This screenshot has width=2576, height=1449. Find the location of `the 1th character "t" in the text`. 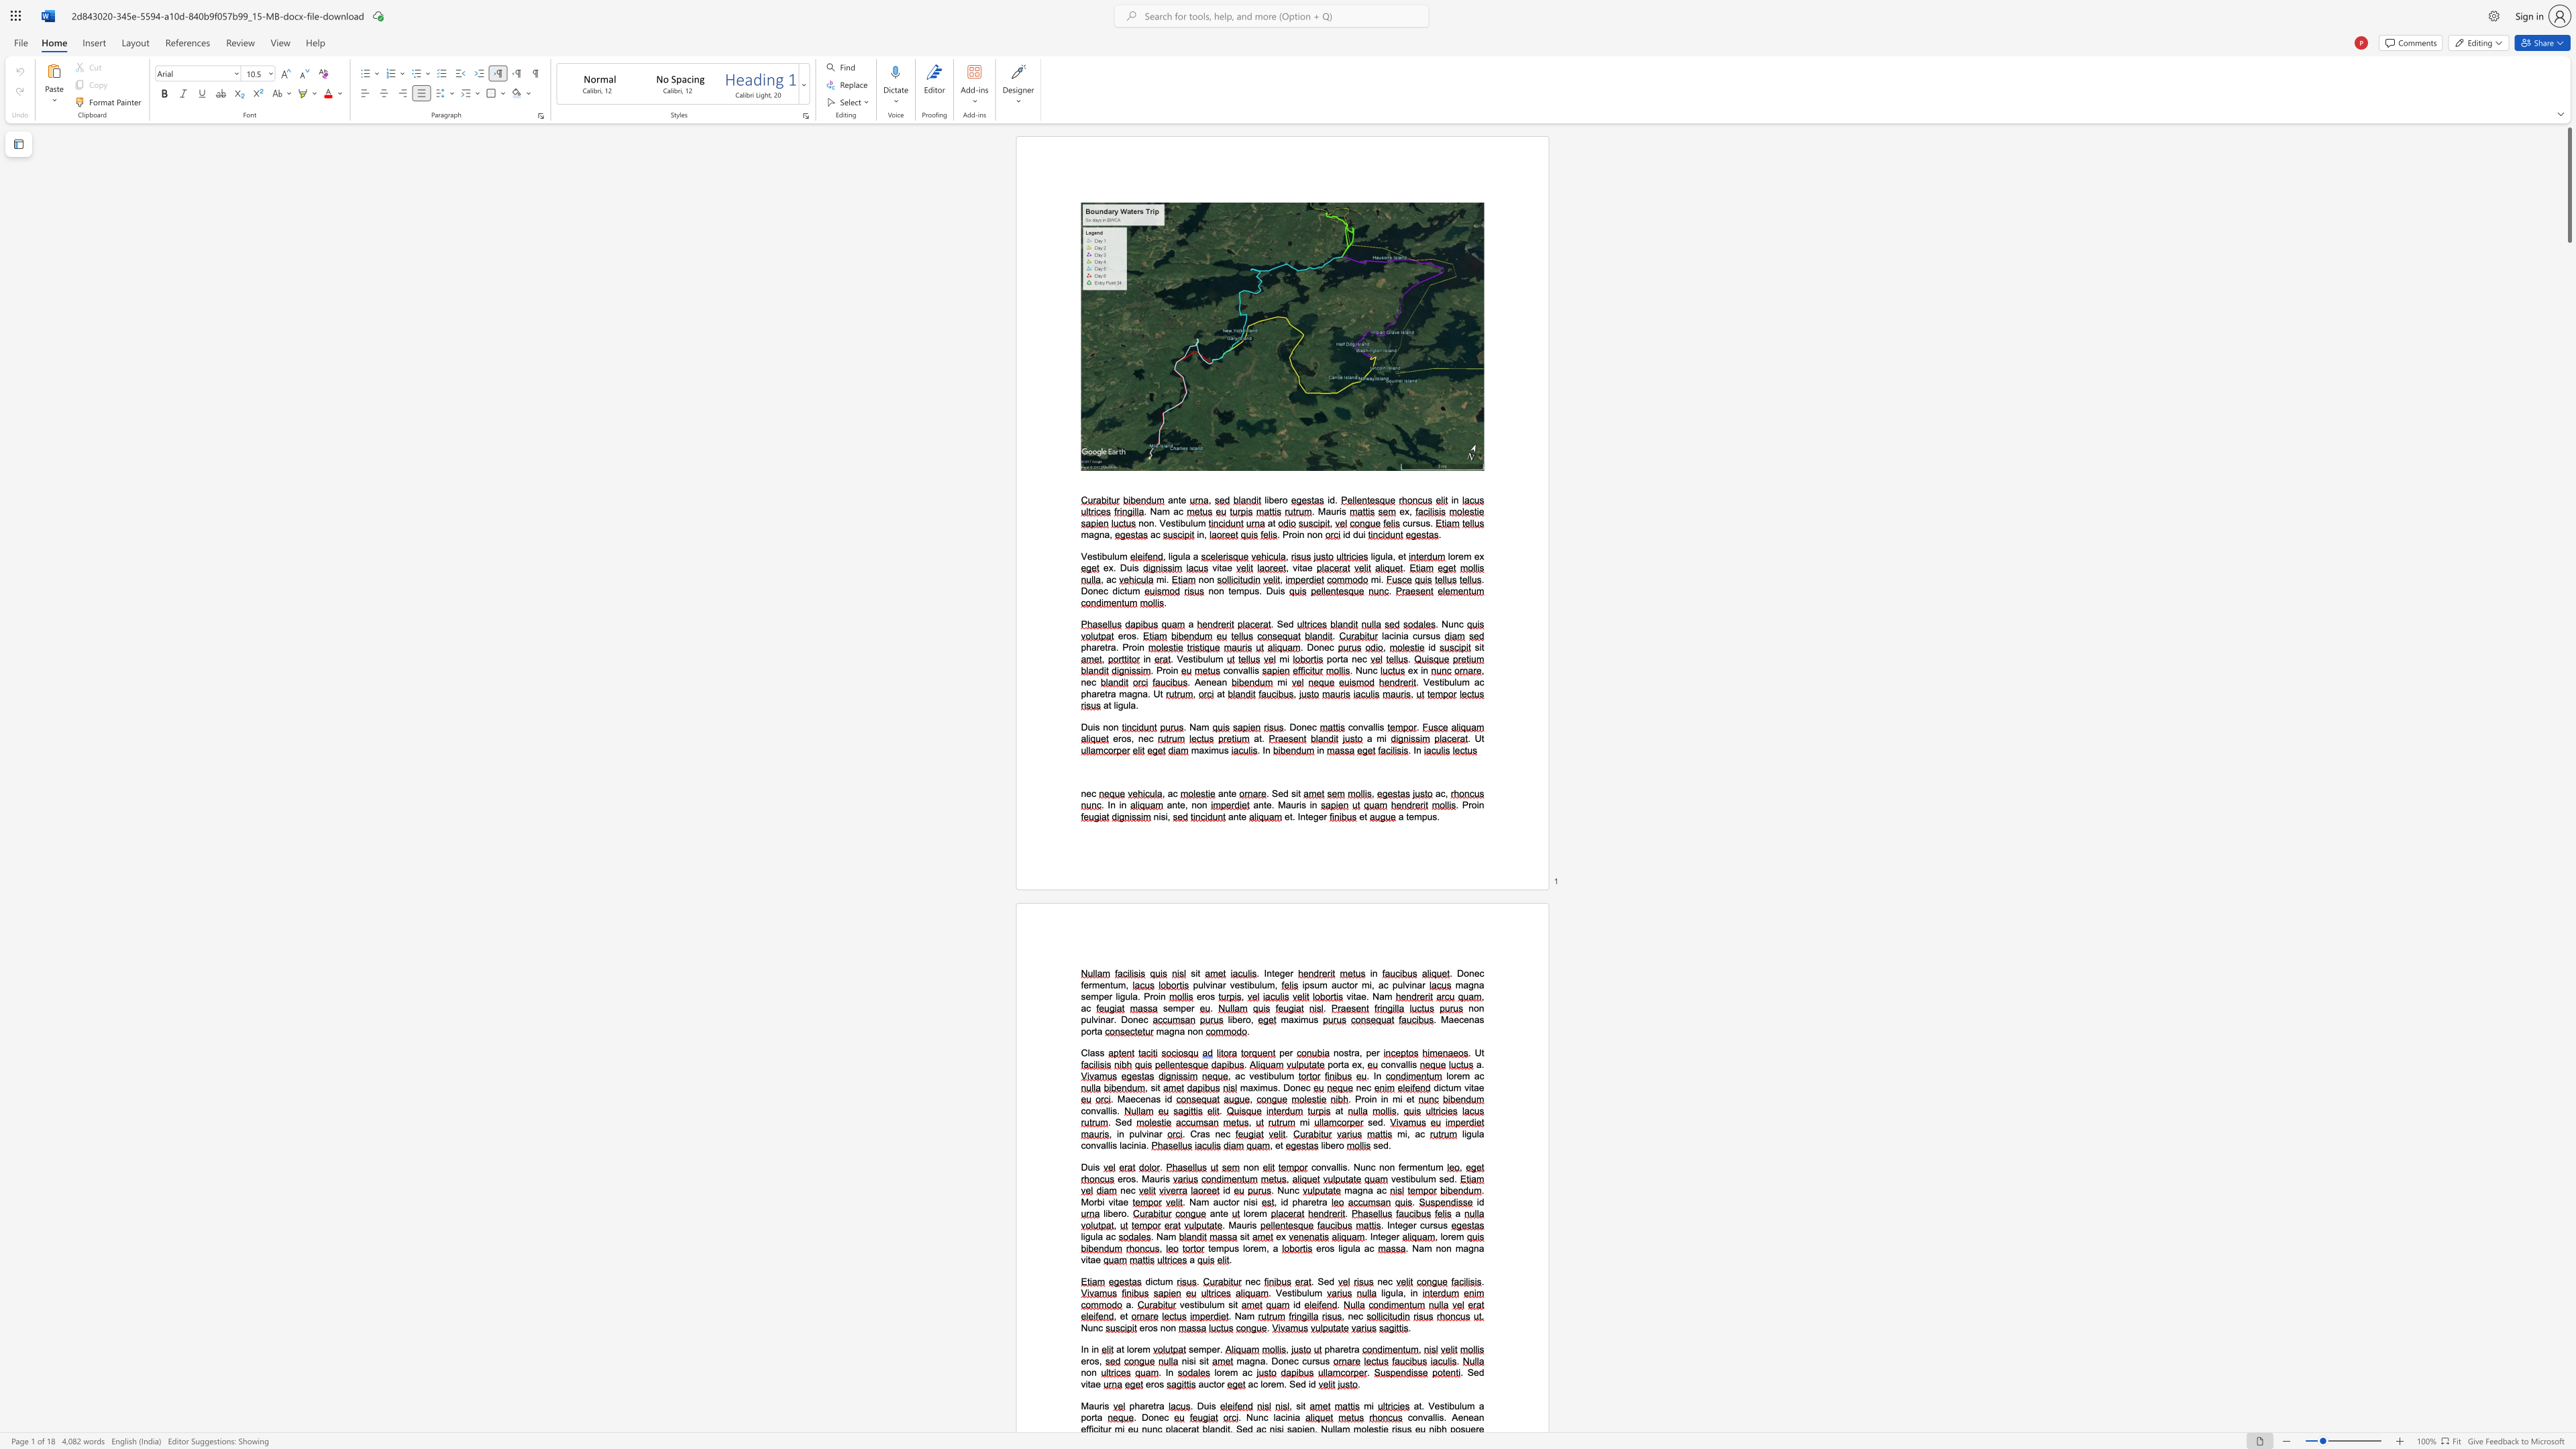

the 1th character "t" in the text is located at coordinates (1153, 1405).